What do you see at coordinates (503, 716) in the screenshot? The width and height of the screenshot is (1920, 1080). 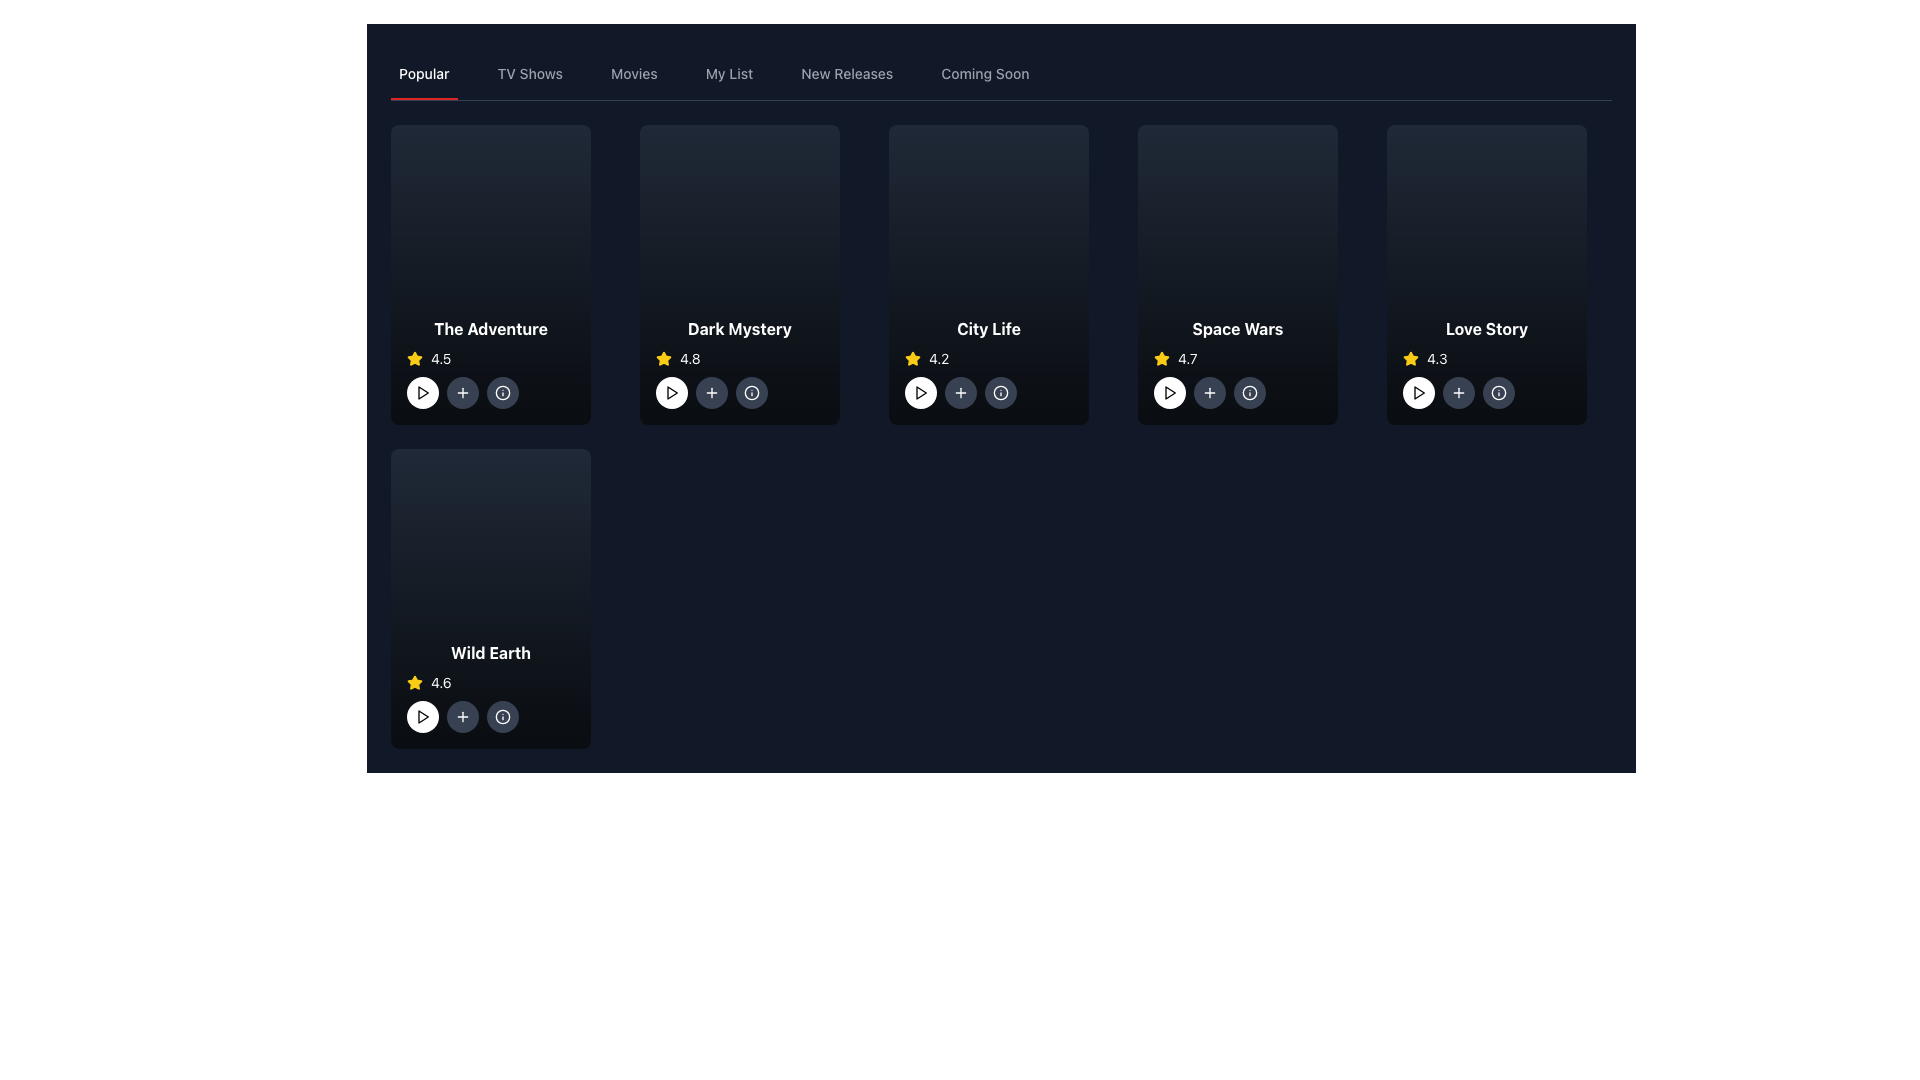 I see `the third button in the horizontal set below the 'Wild Earth' card` at bounding box center [503, 716].